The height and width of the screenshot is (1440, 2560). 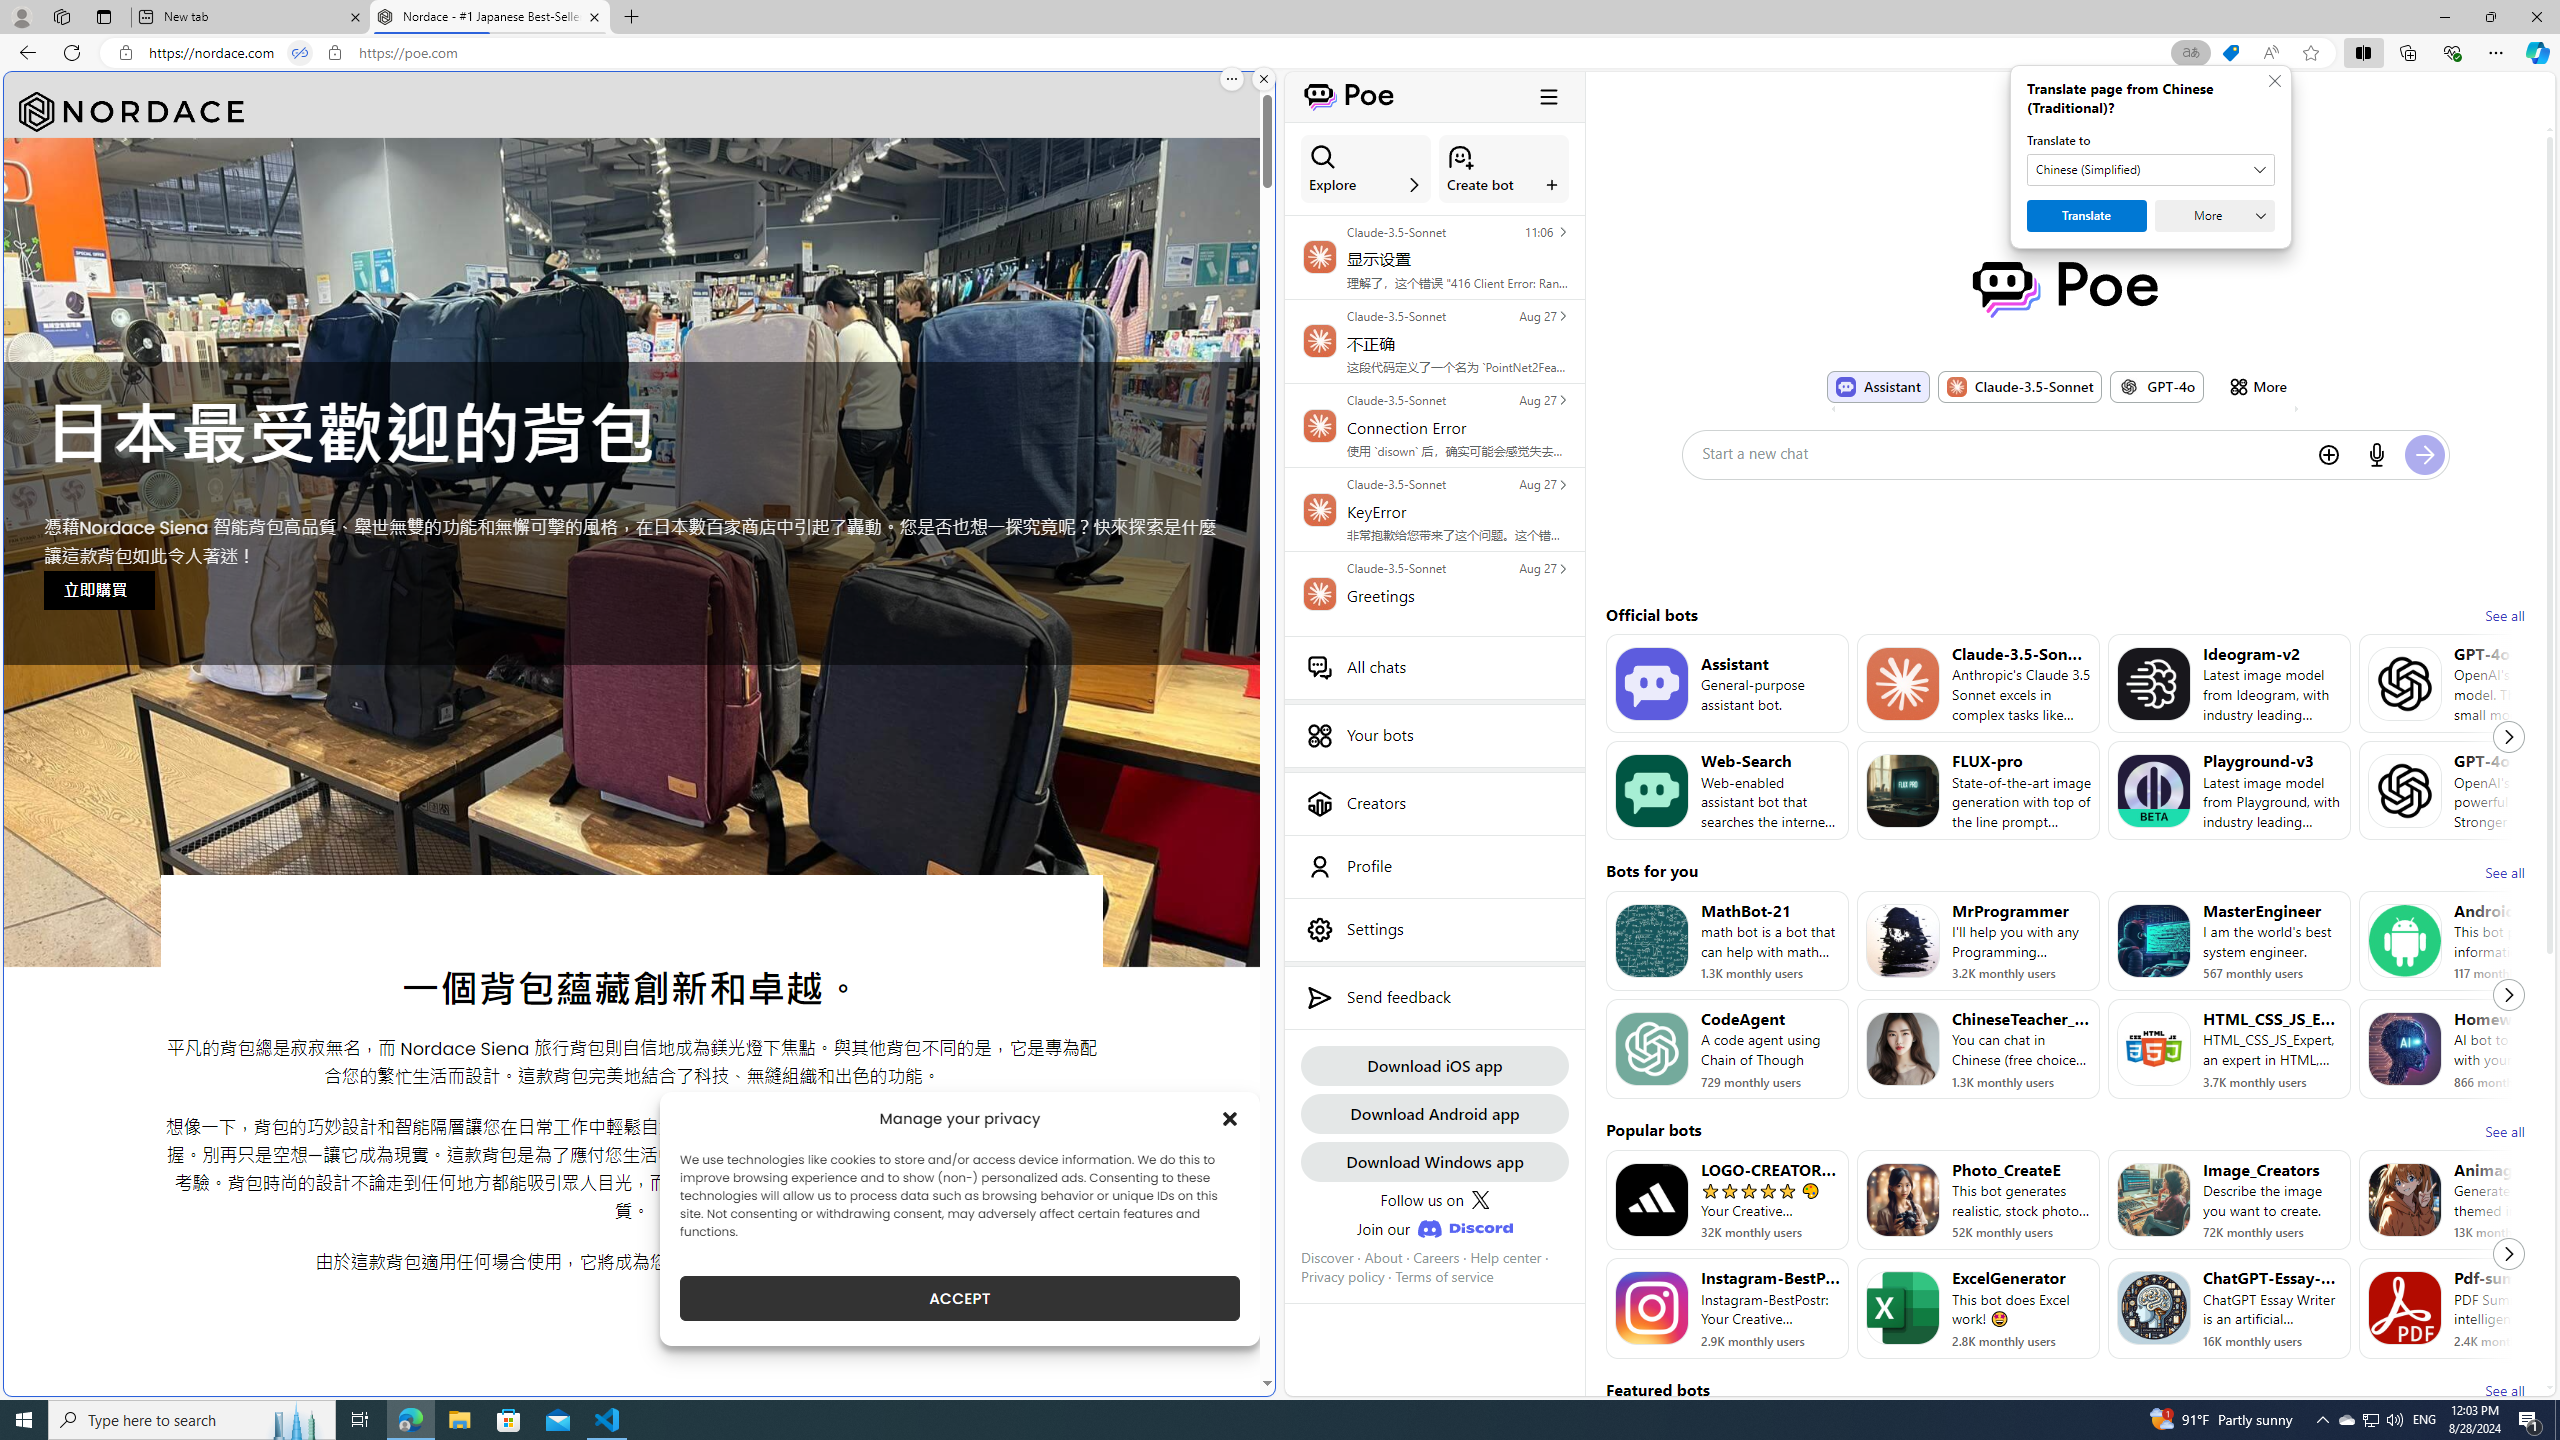 What do you see at coordinates (959, 1298) in the screenshot?
I see `'ACCEPT'` at bounding box center [959, 1298].